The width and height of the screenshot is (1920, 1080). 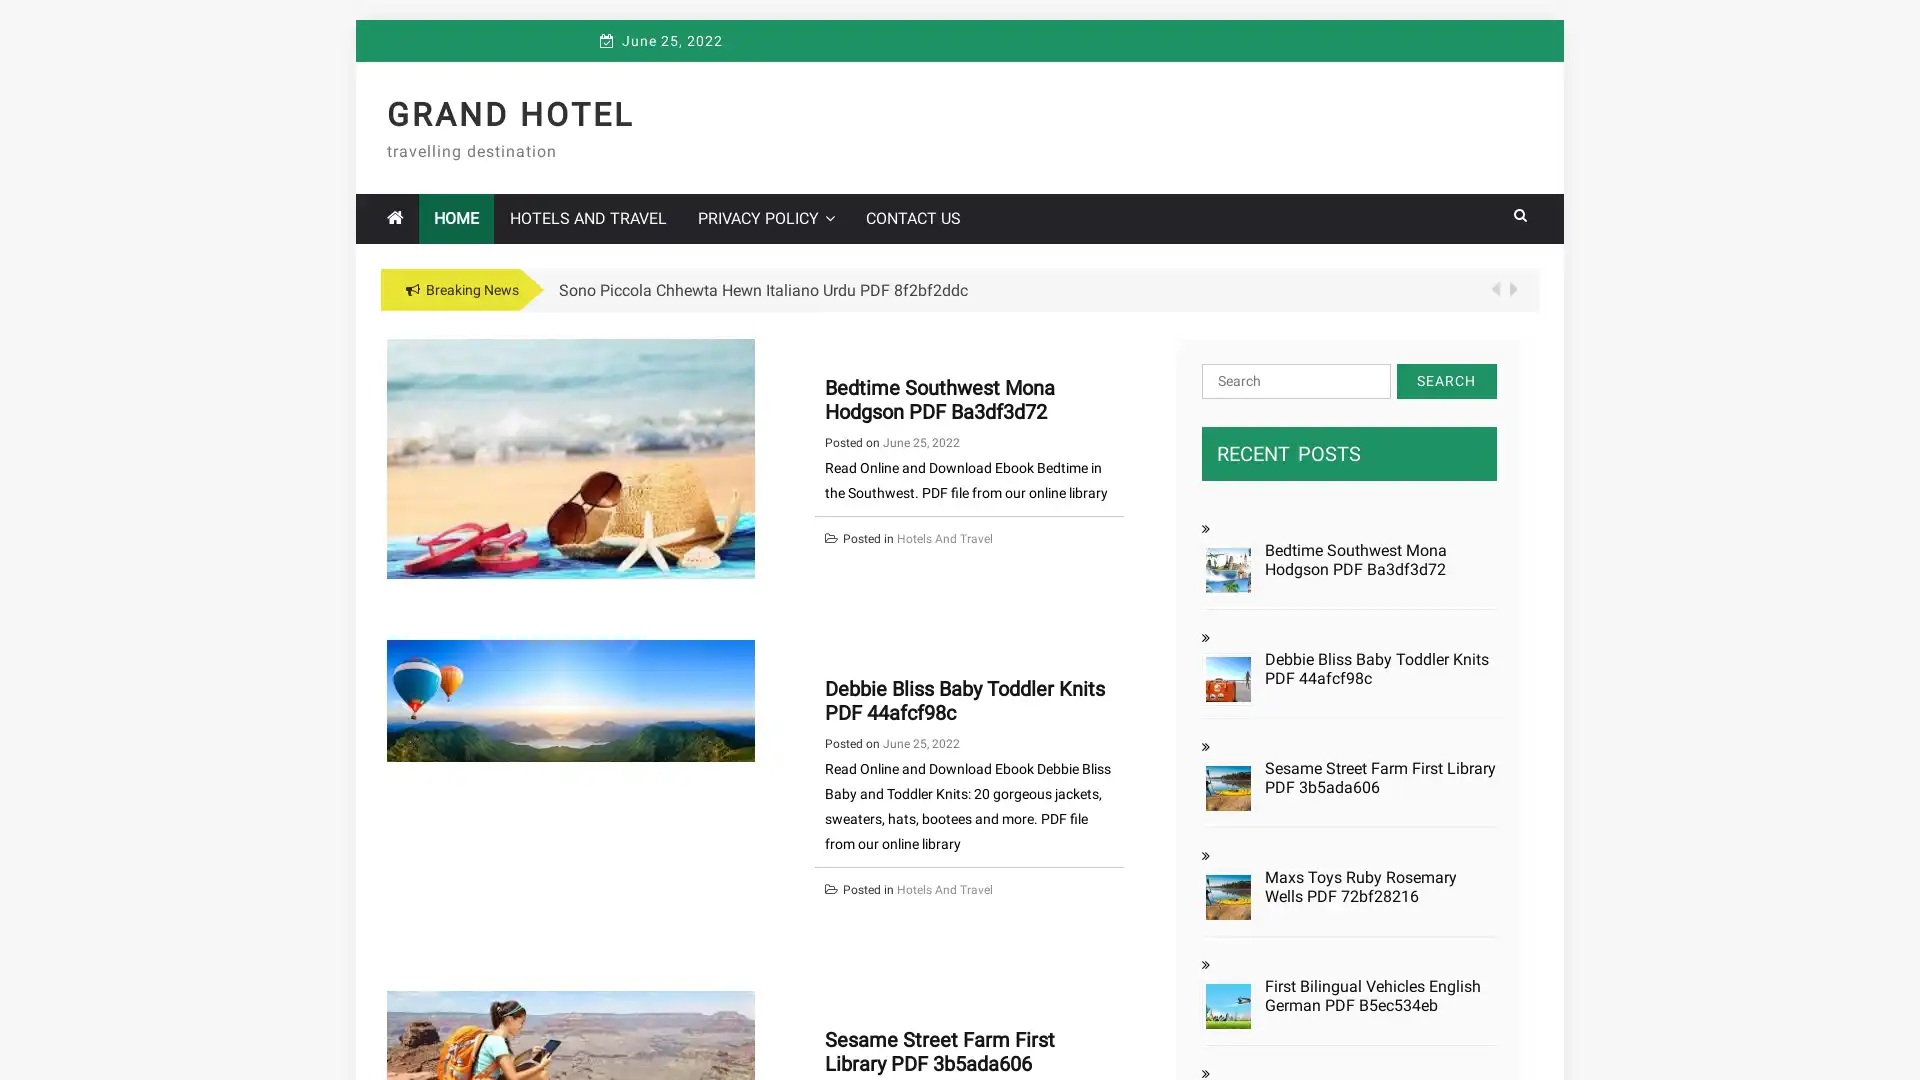 What do you see at coordinates (1445, 380) in the screenshot?
I see `Search` at bounding box center [1445, 380].